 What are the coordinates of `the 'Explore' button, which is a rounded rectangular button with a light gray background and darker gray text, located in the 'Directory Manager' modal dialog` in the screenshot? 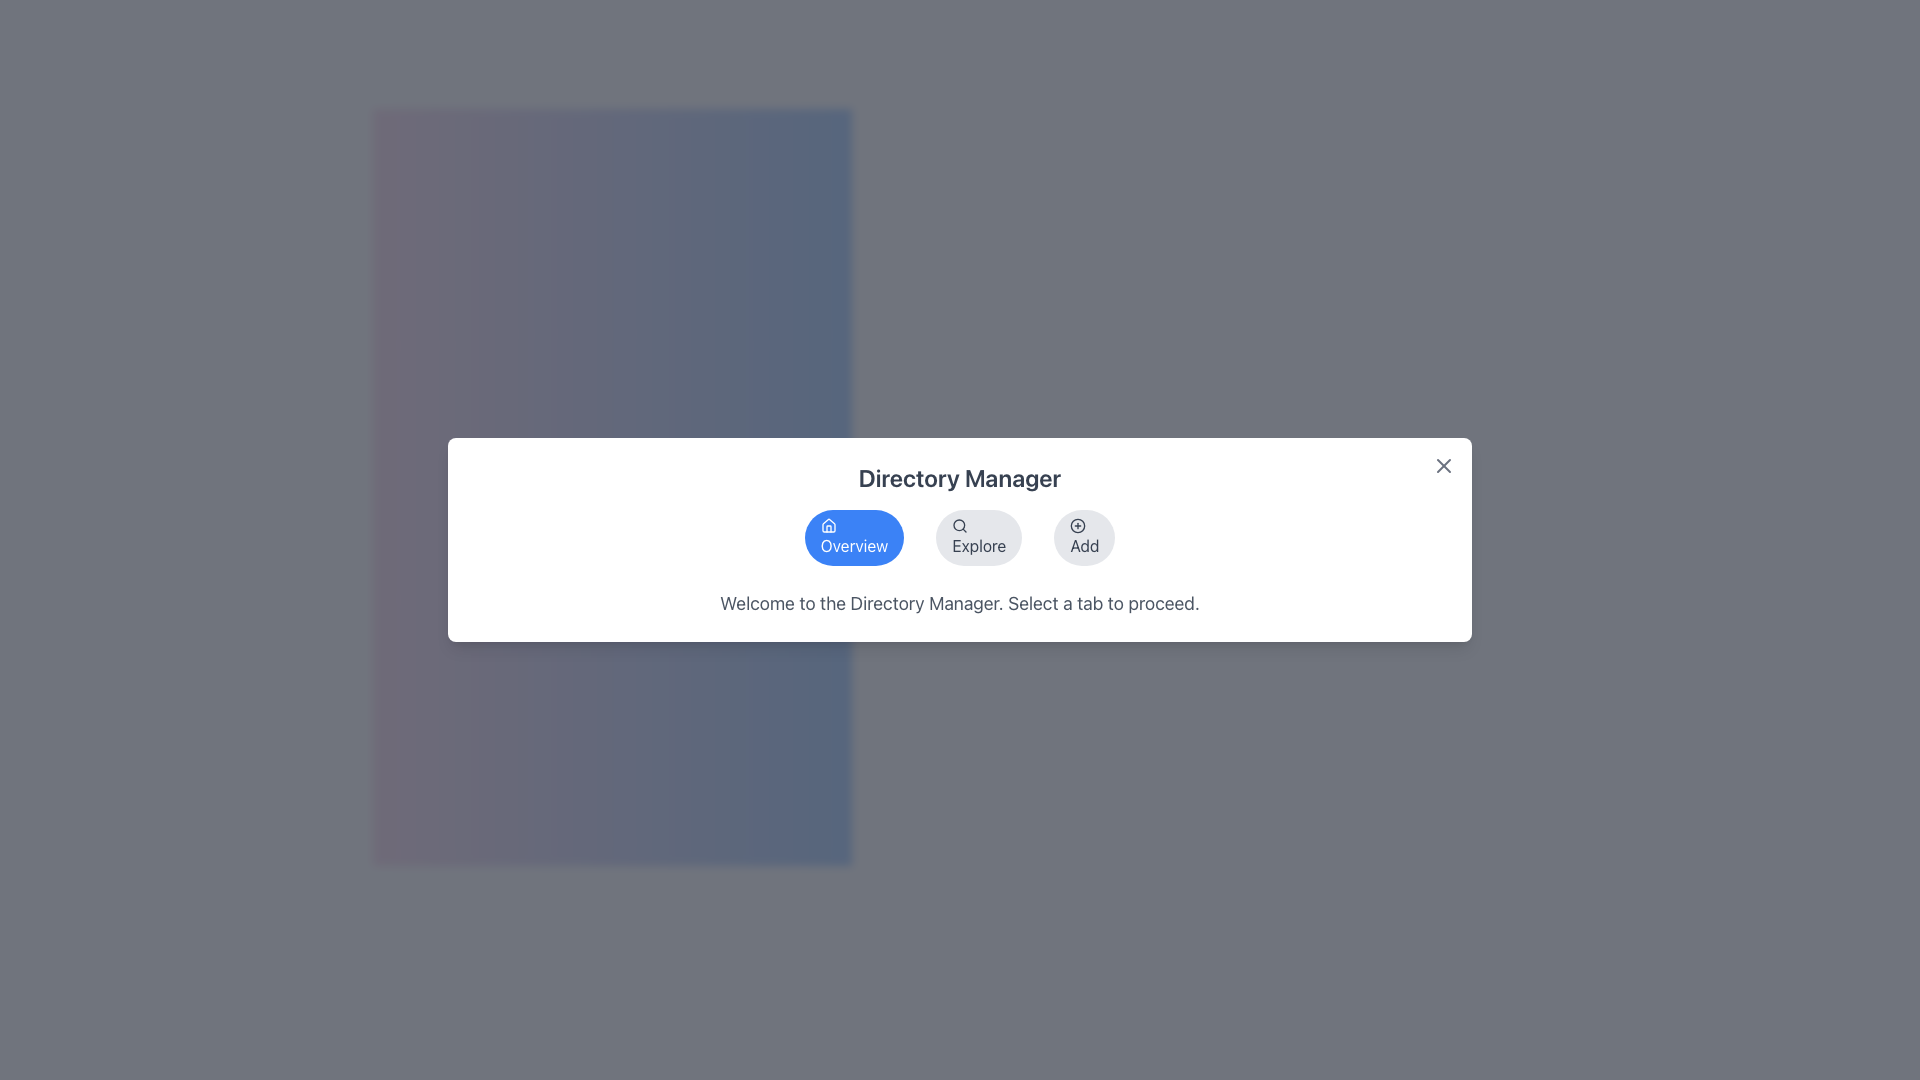 It's located at (979, 536).